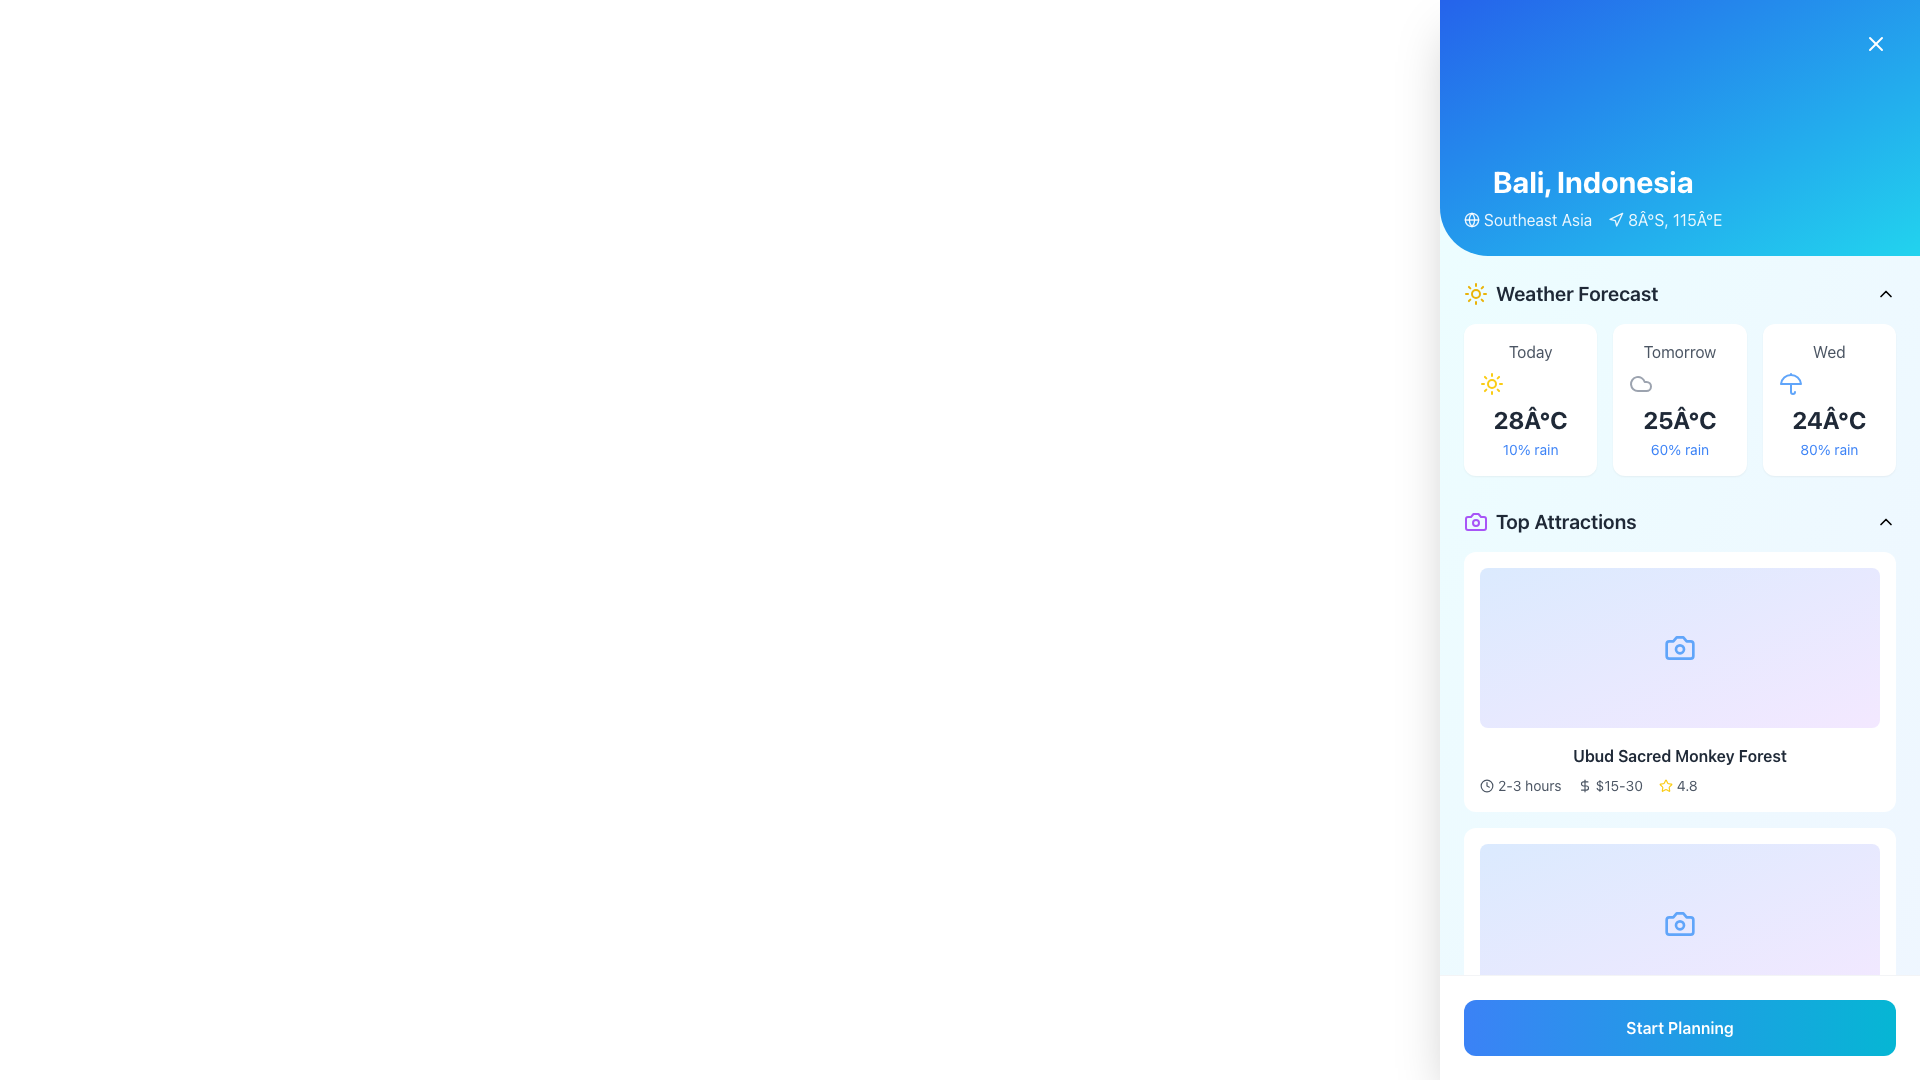  What do you see at coordinates (1528, 1060) in the screenshot?
I see `the text label indicating the estimated duration for the attraction visit, which is located below the title 'Ubud Sacred Monkey Forest.'` at bounding box center [1528, 1060].